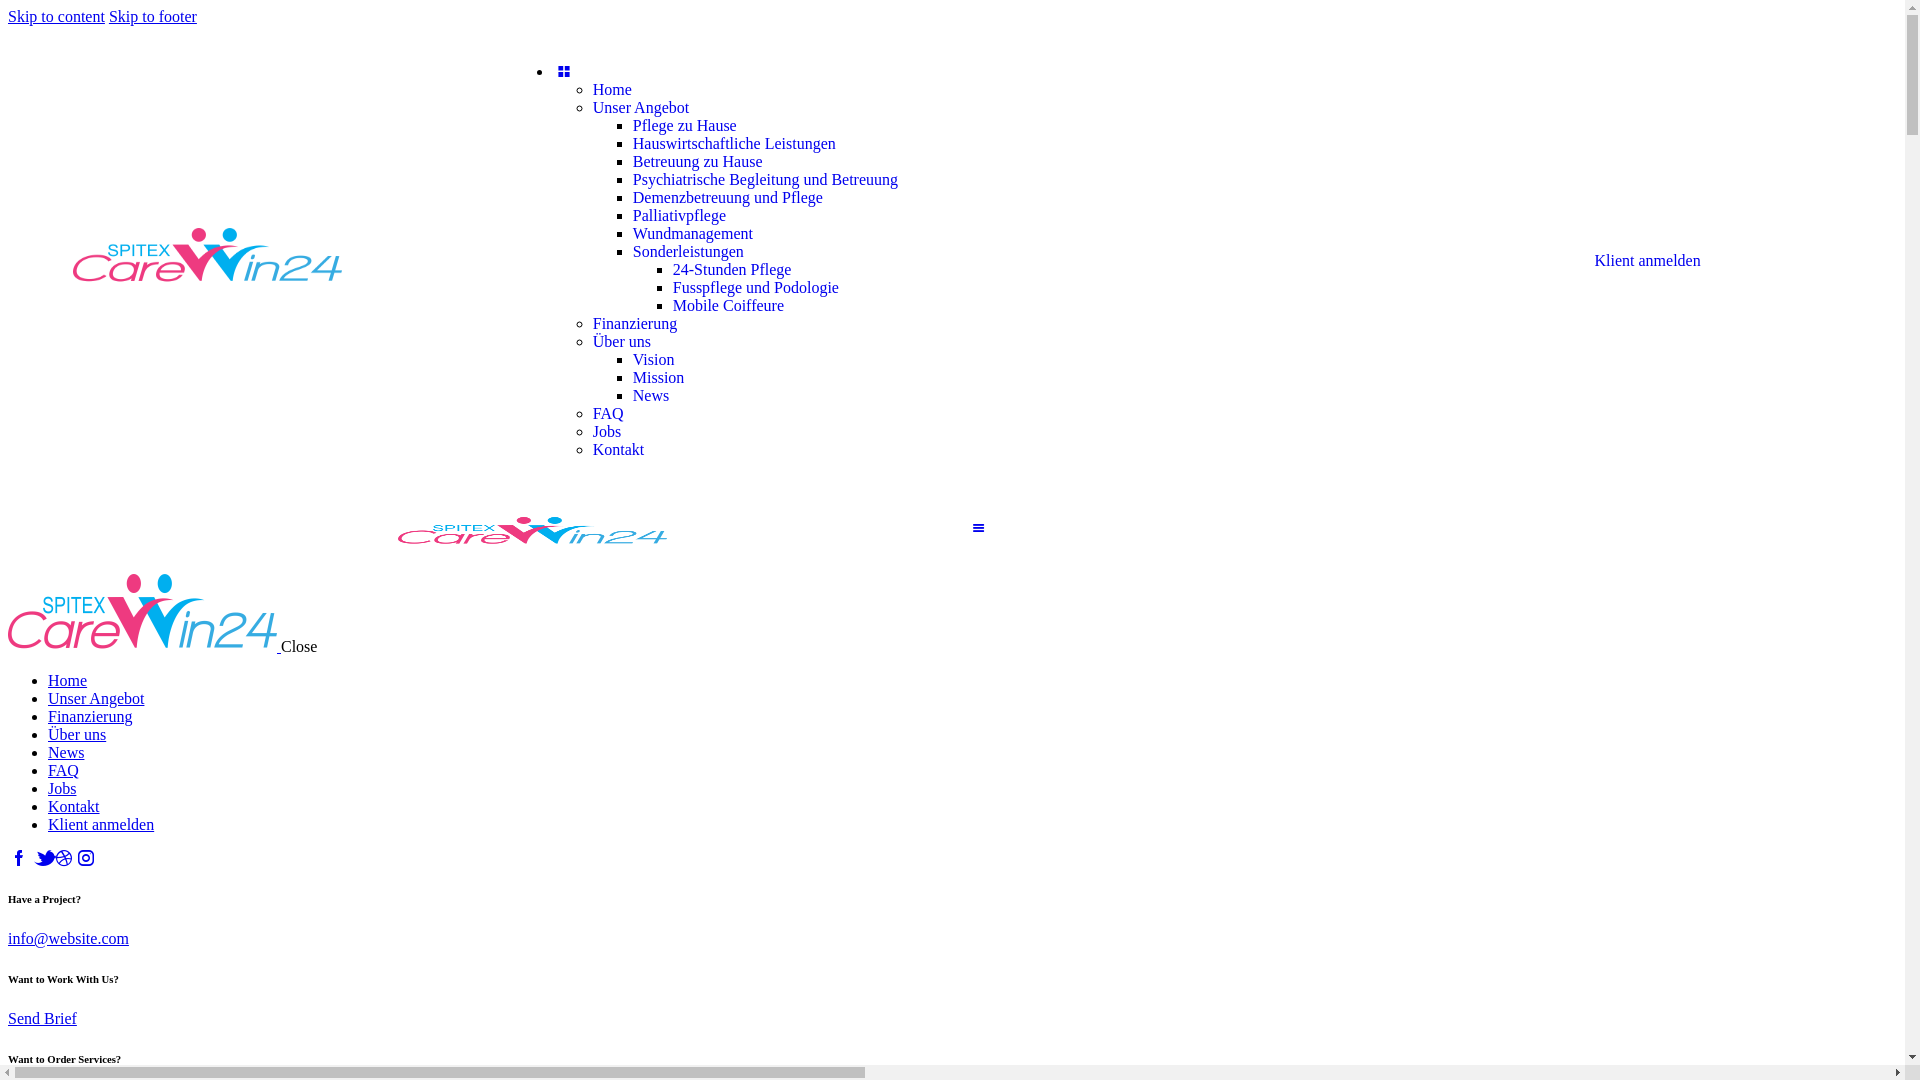 This screenshot has width=1920, height=1080. I want to click on 'Klient anmelden', so click(48, 824).